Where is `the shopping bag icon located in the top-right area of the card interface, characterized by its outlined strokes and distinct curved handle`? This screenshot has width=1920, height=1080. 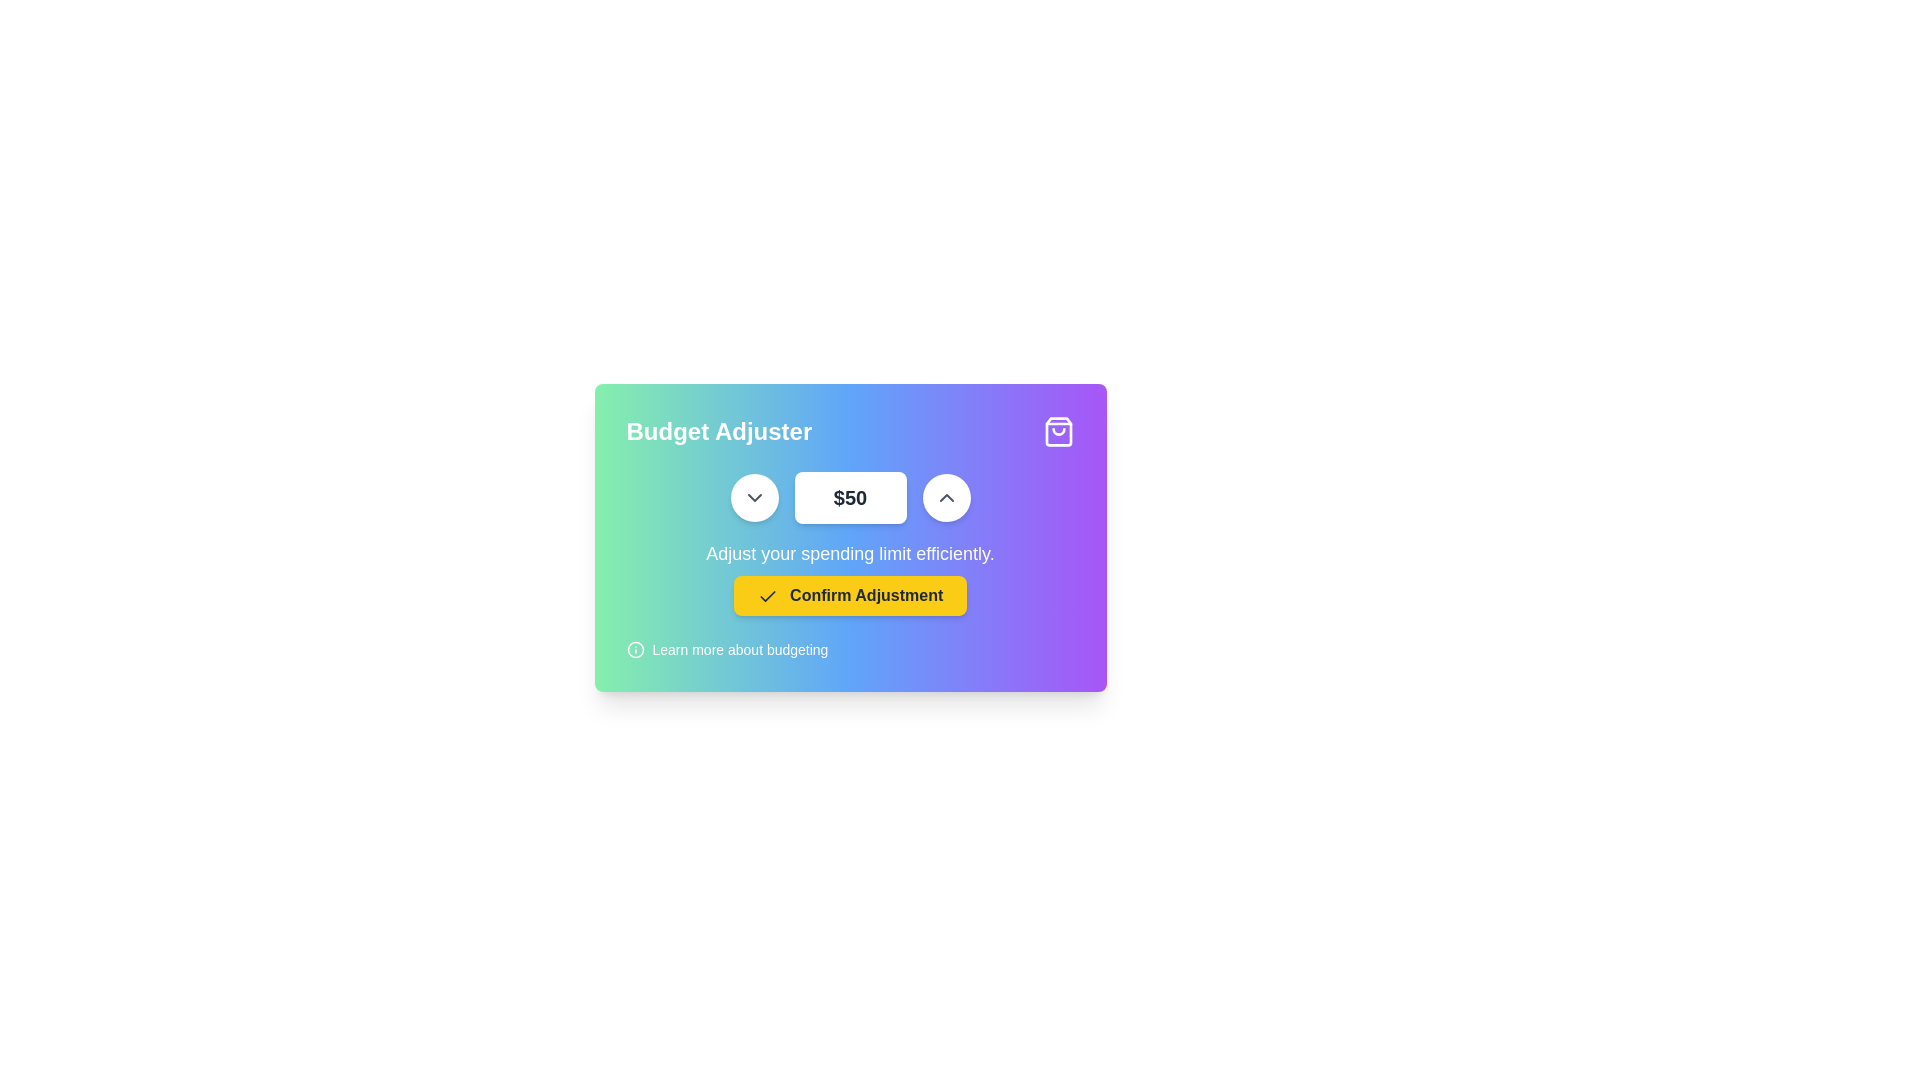
the shopping bag icon located in the top-right area of the card interface, characterized by its outlined strokes and distinct curved handle is located at coordinates (1057, 431).